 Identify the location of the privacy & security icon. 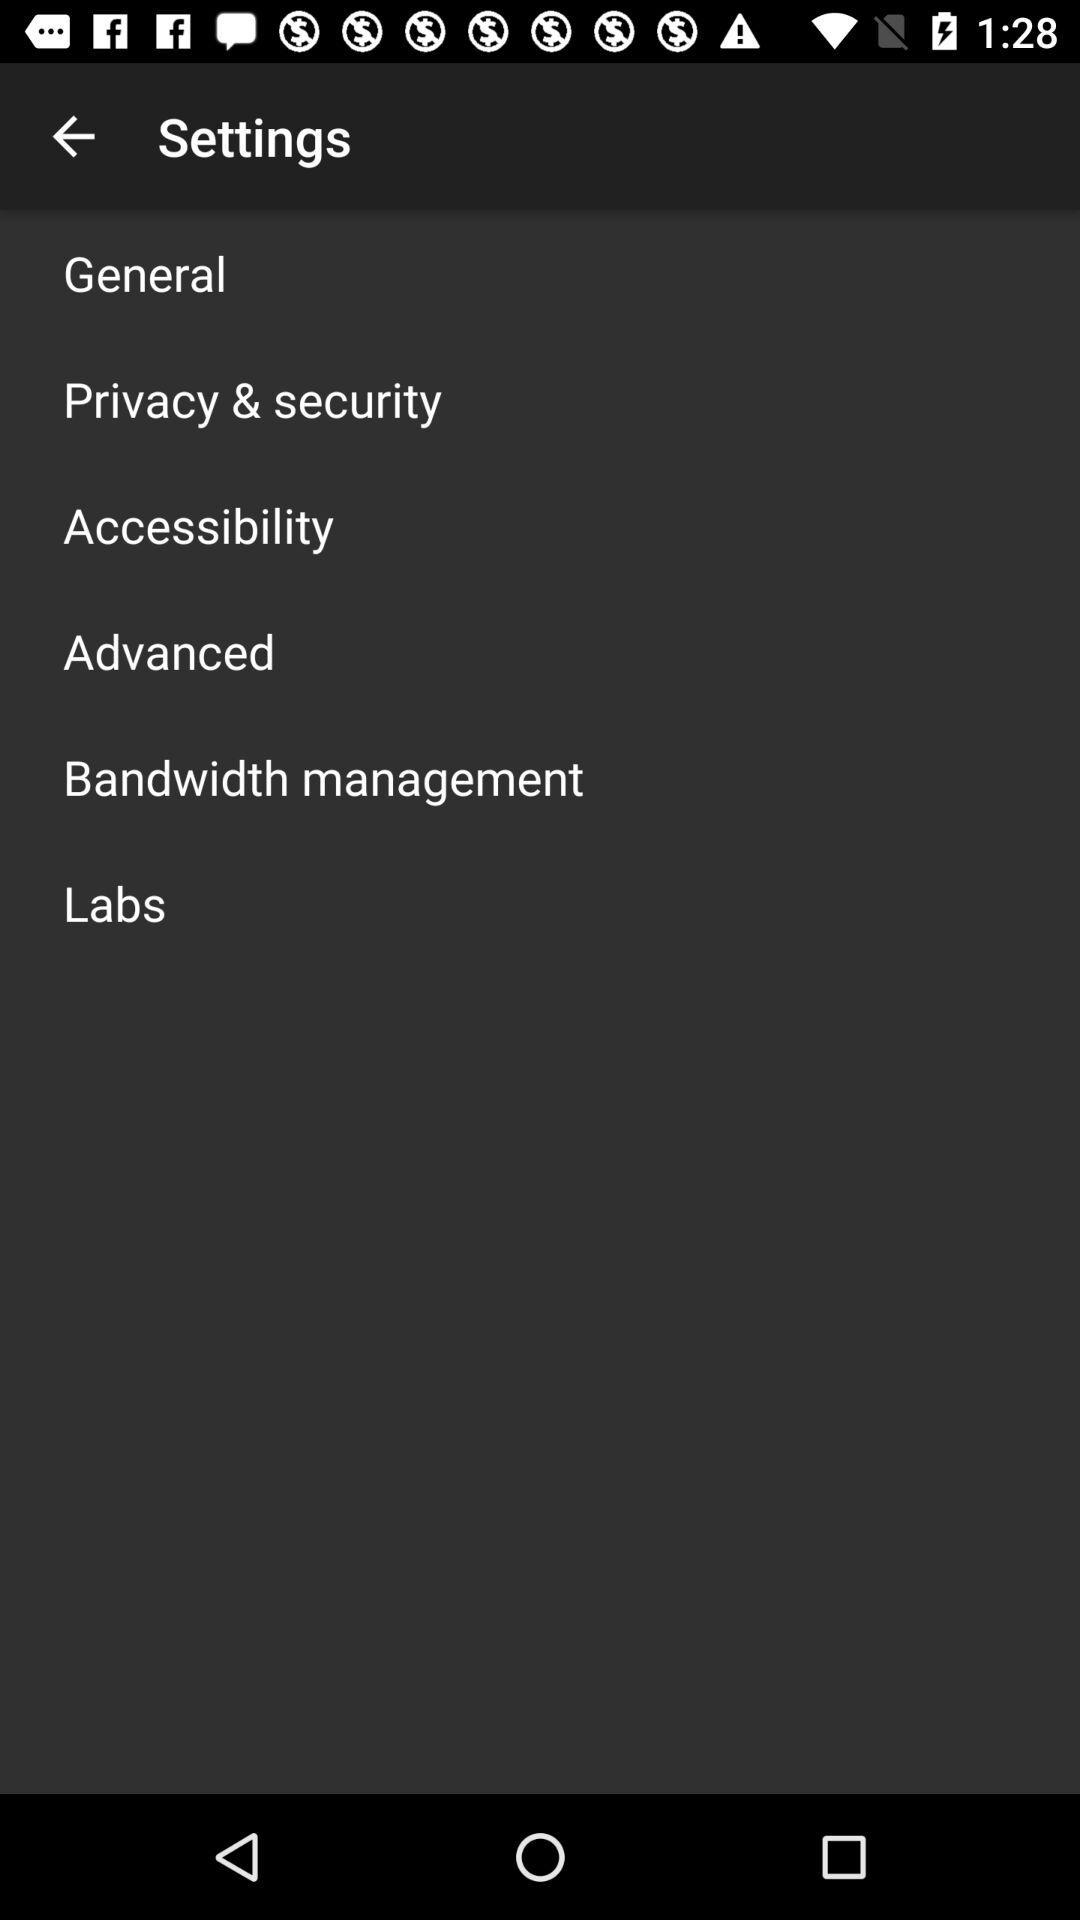
(251, 398).